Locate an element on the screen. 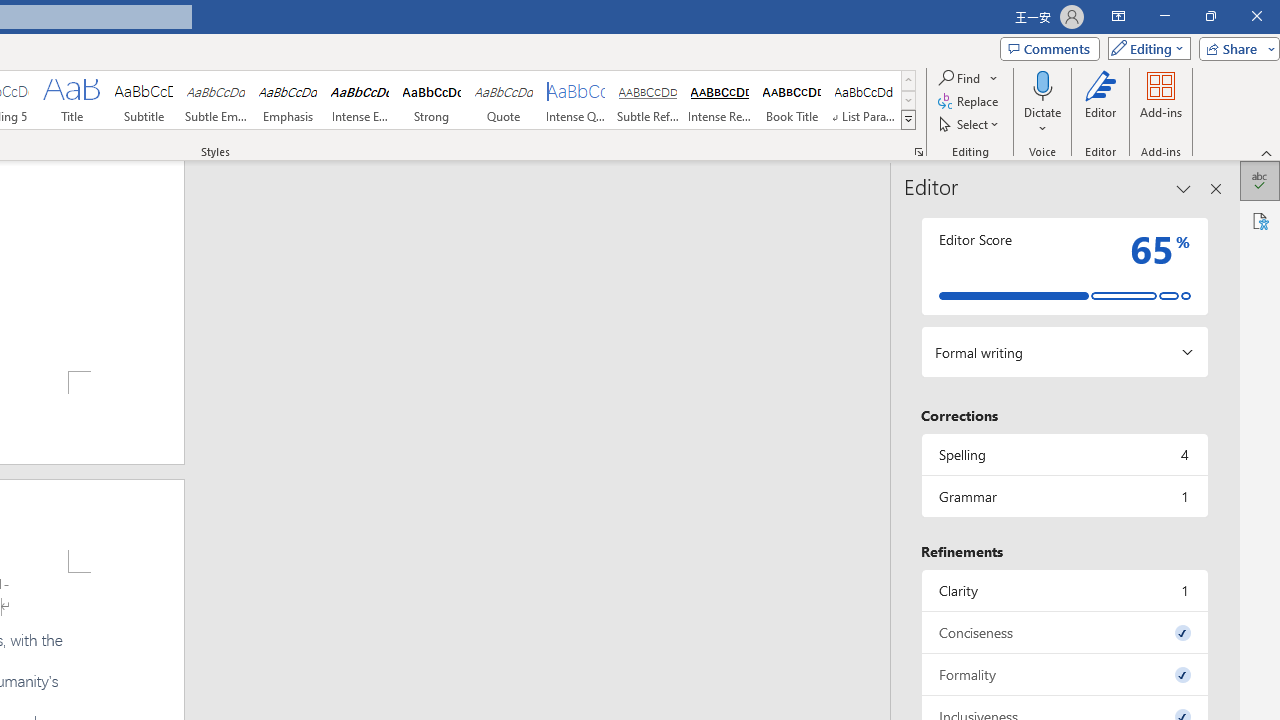  'Editor' is located at coordinates (1100, 103).